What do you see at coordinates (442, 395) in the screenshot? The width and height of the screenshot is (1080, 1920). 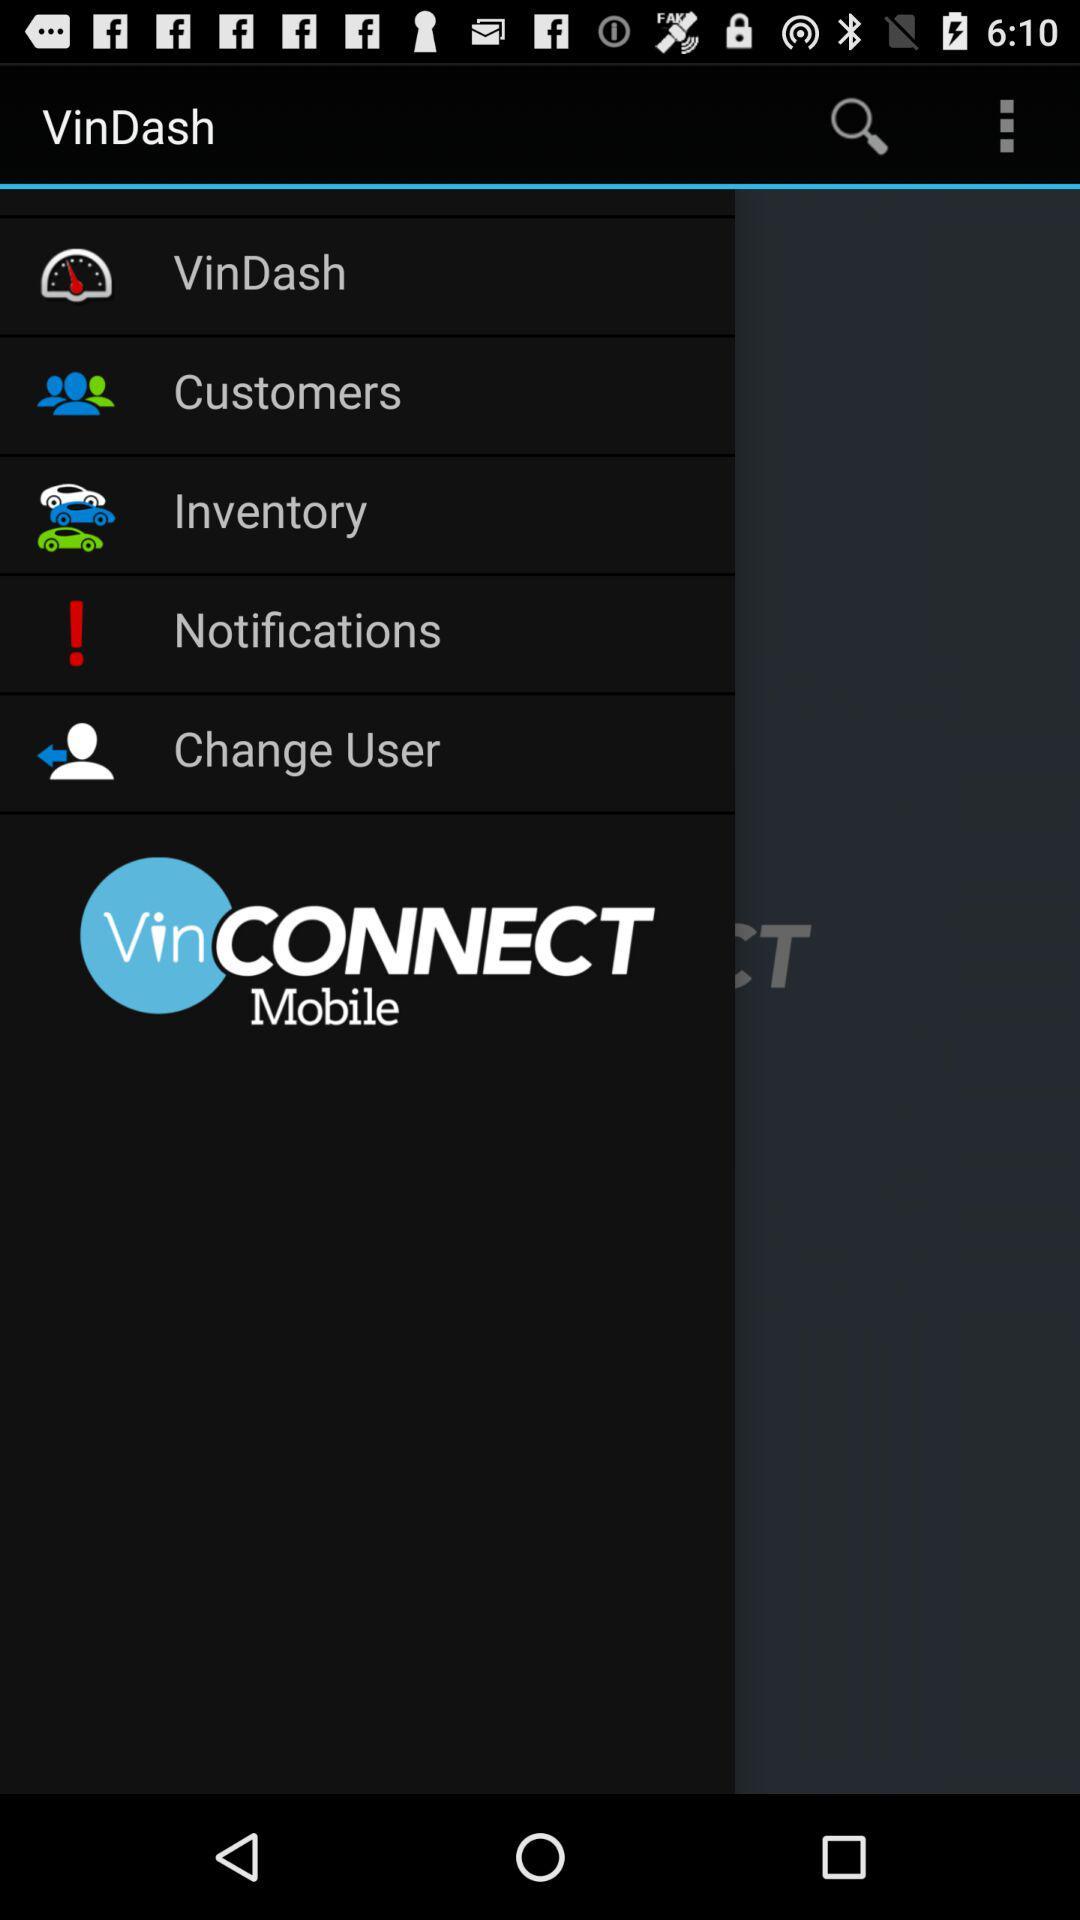 I see `icon below the vindash item` at bounding box center [442, 395].